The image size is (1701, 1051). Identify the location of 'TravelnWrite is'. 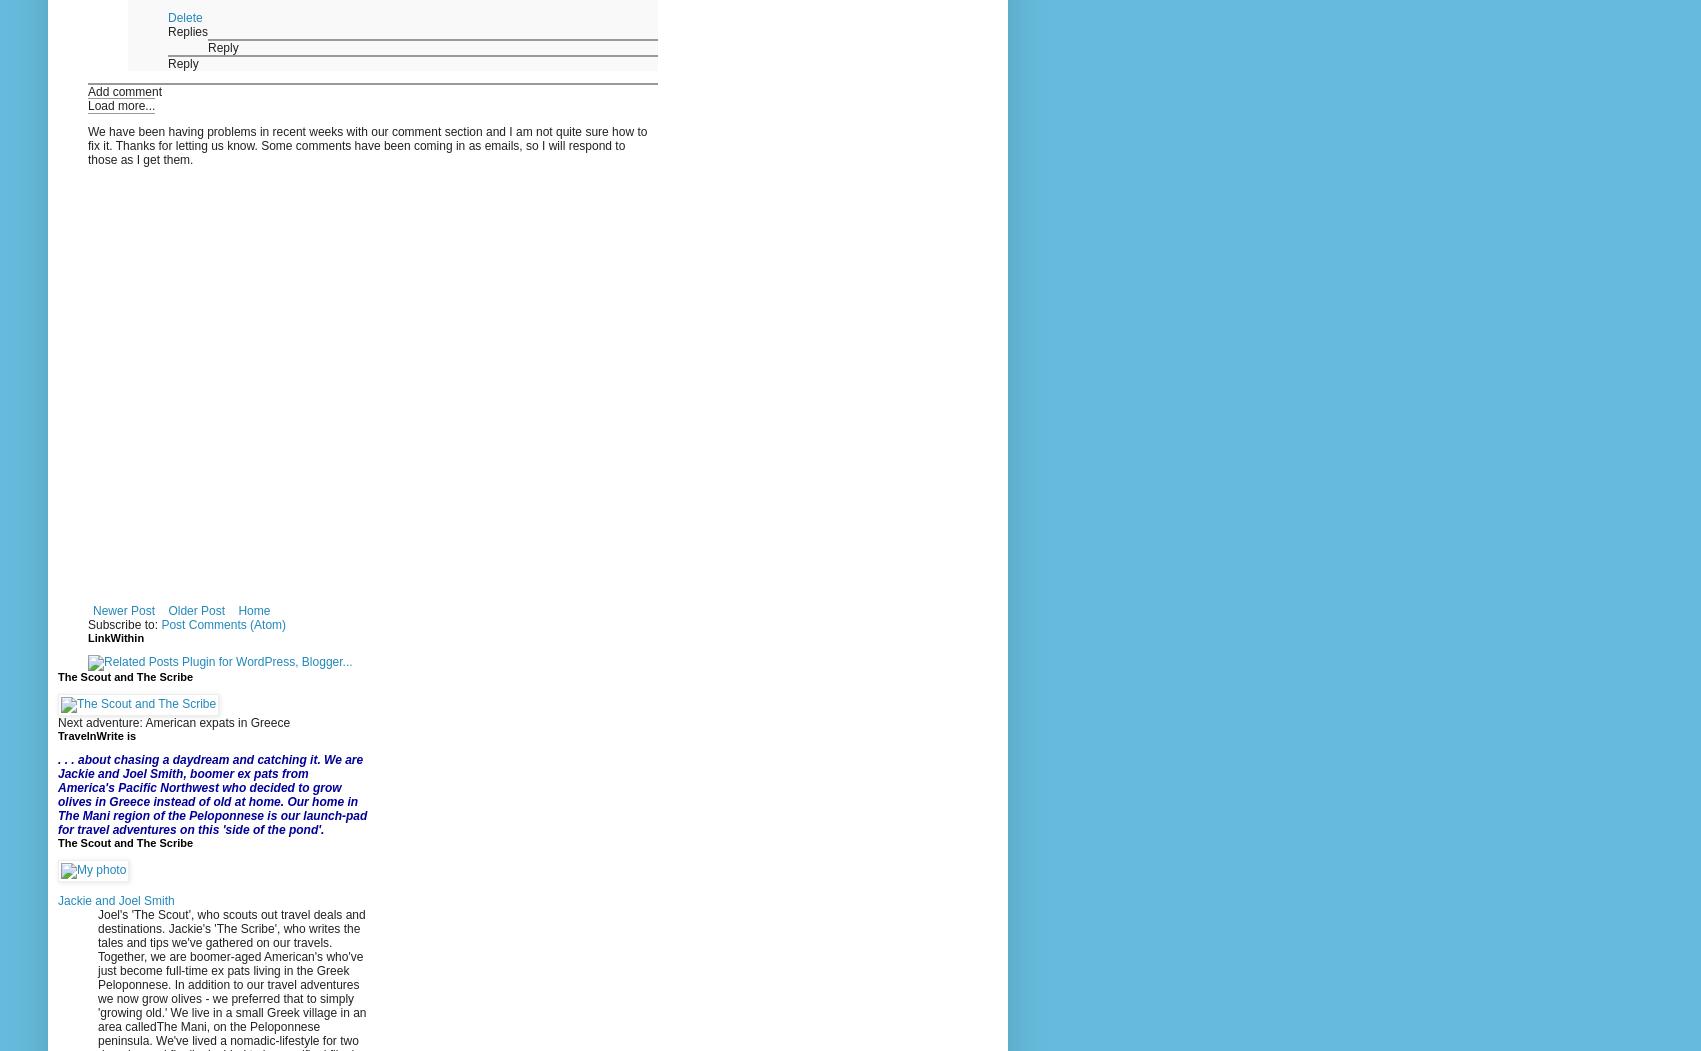
(96, 736).